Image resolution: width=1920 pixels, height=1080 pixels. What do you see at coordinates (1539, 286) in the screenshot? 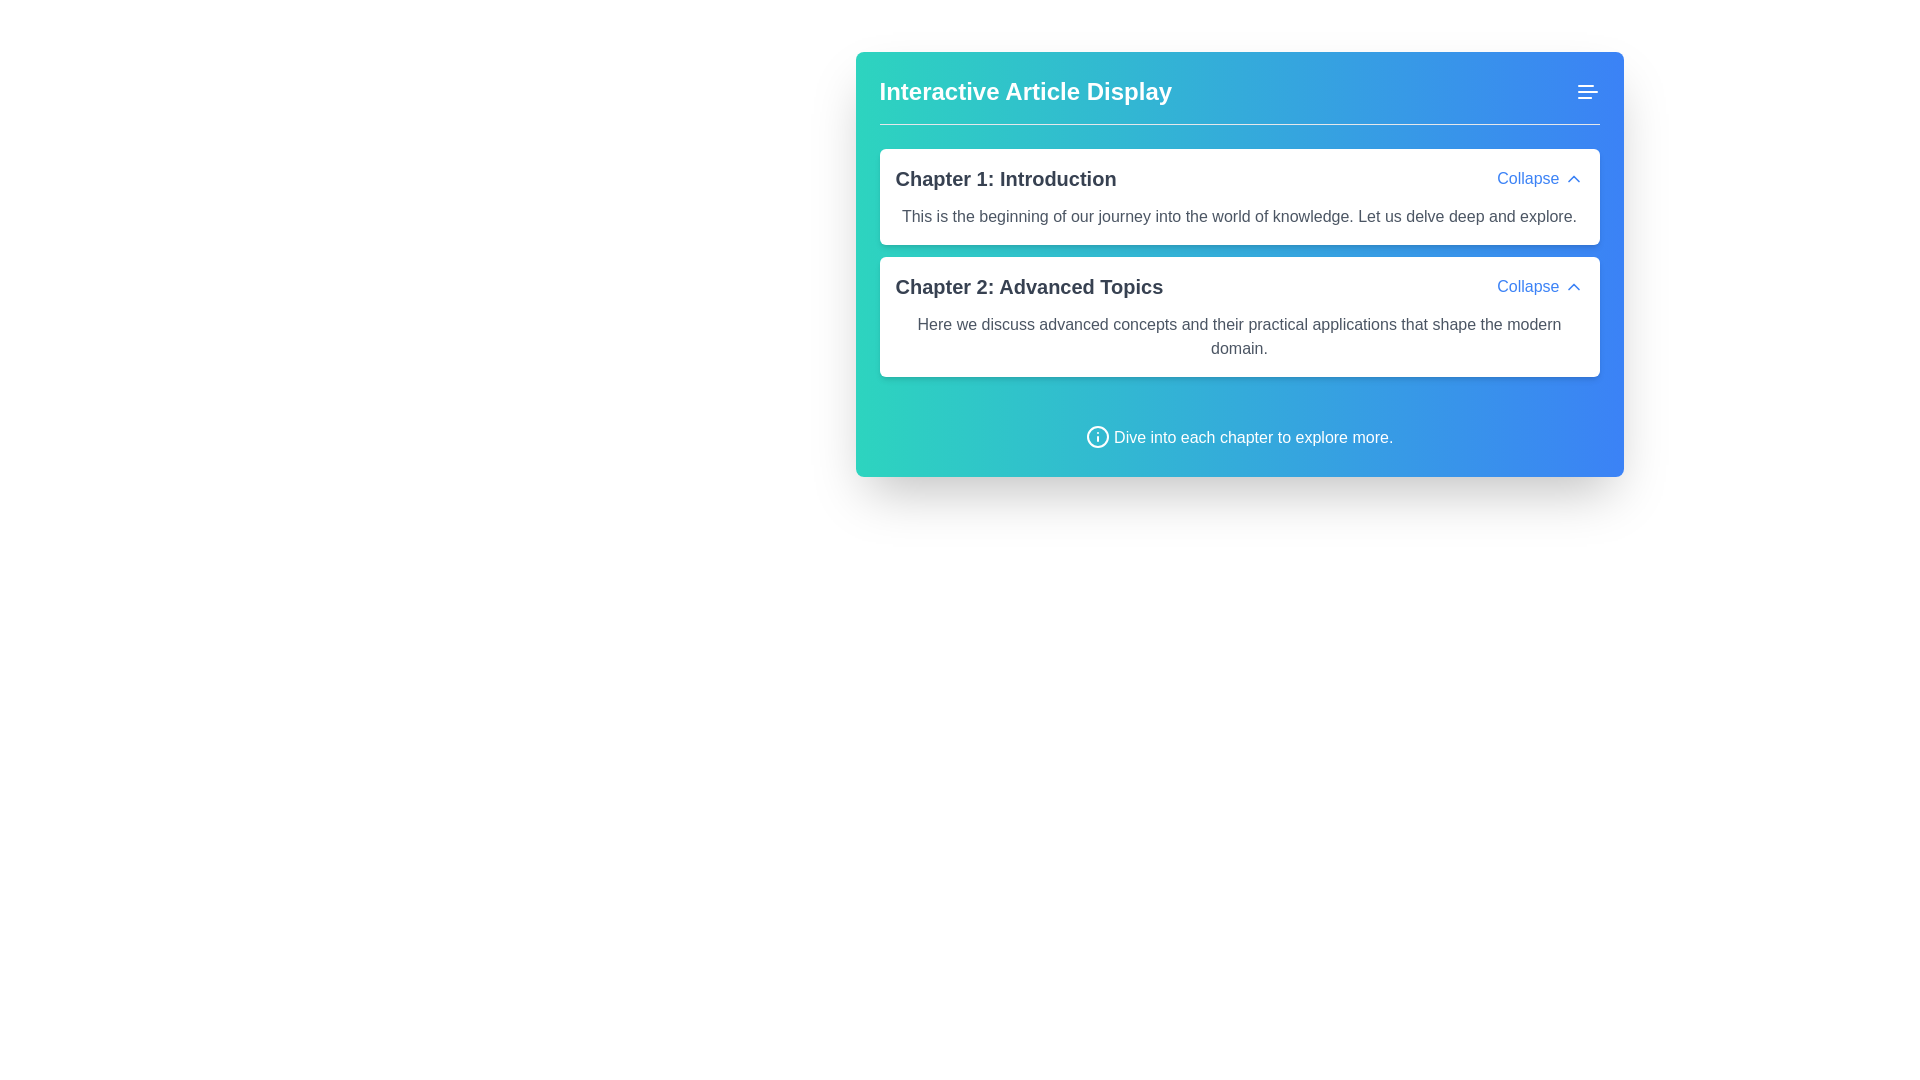
I see `the button with text and icon` at bounding box center [1539, 286].